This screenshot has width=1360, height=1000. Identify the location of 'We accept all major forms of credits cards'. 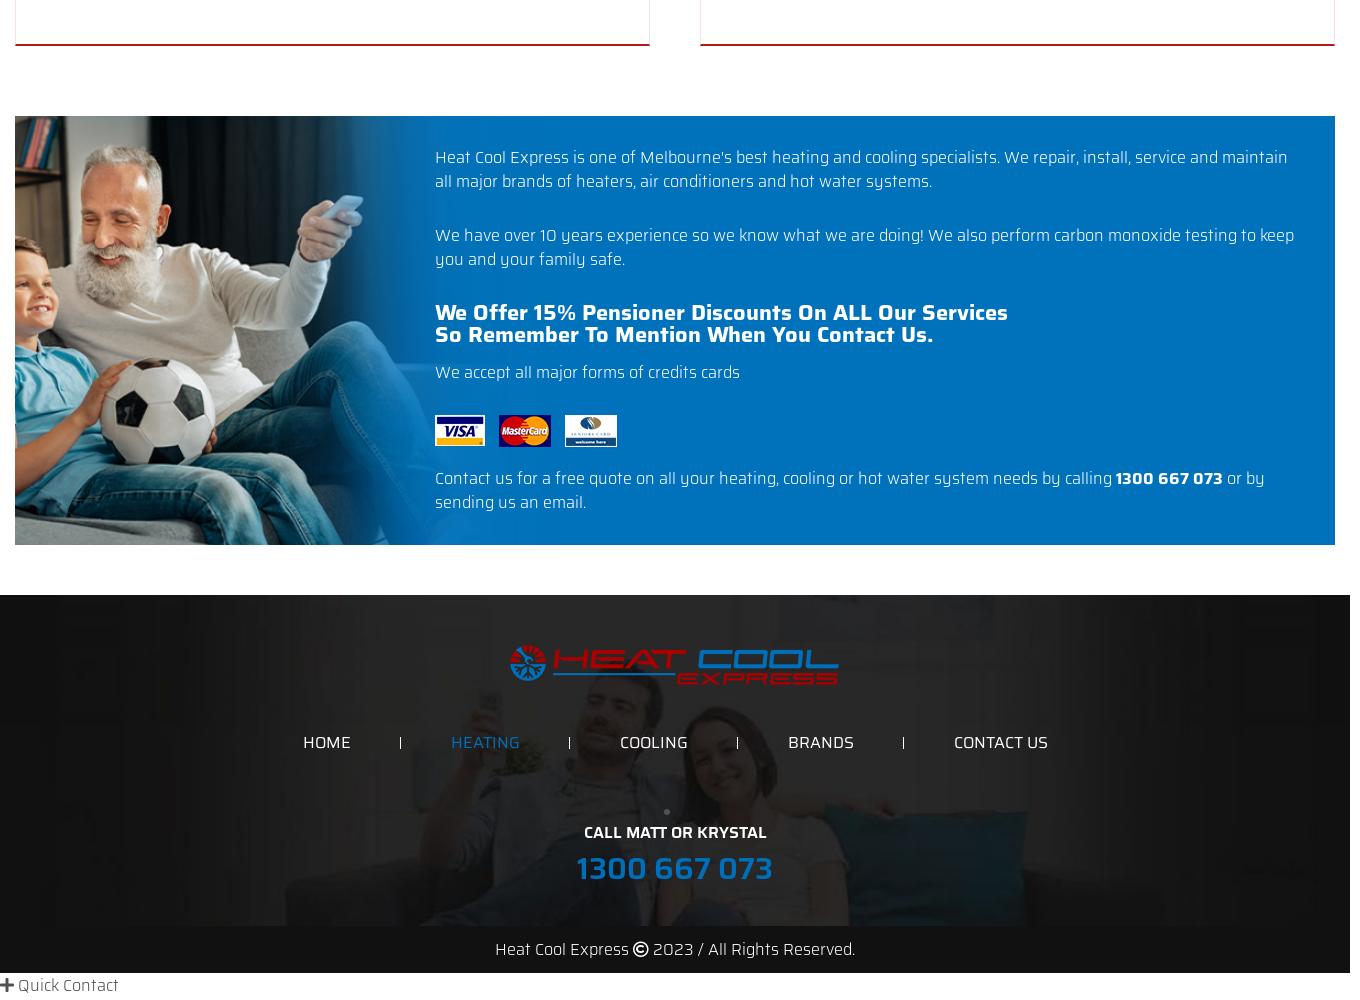
(434, 371).